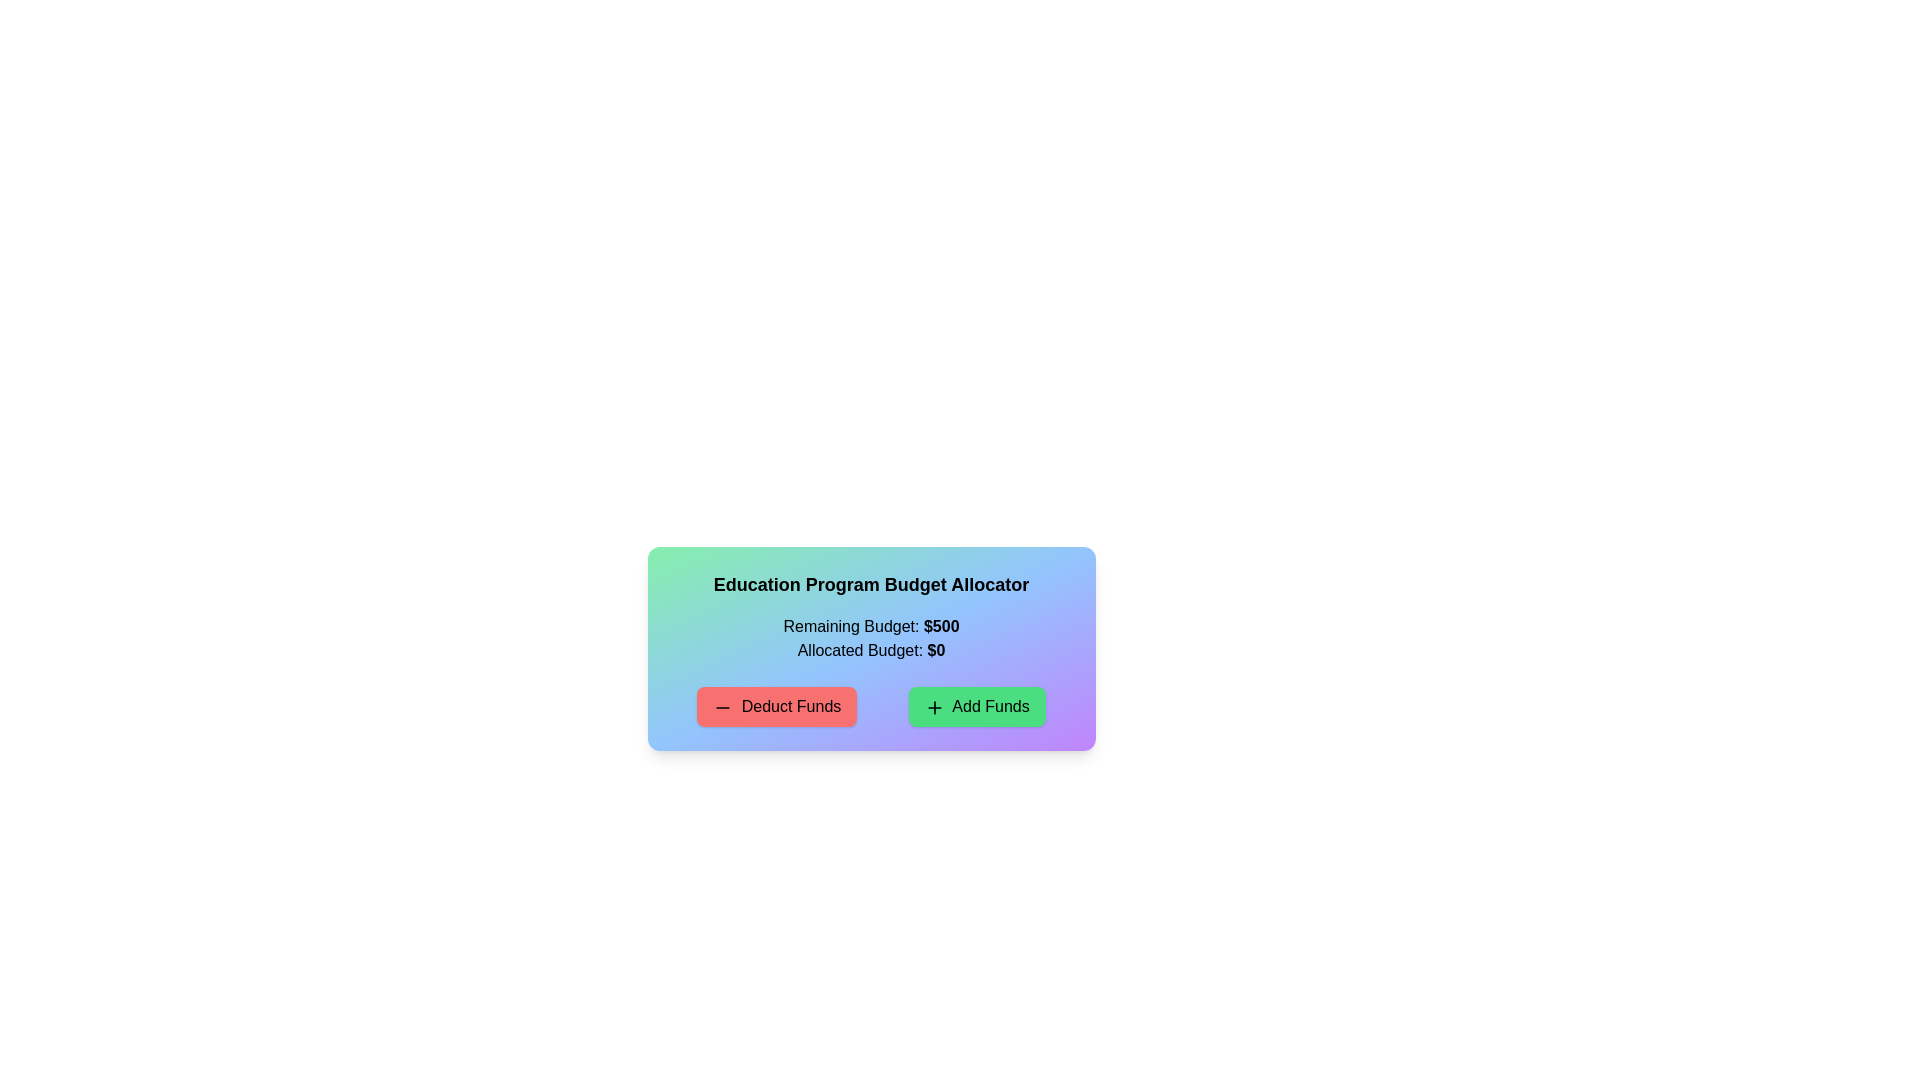 The width and height of the screenshot is (1920, 1080). I want to click on the Informational Text Display that shows the current budget status, located below the title 'Education Program Budget Allocator', so click(871, 639).